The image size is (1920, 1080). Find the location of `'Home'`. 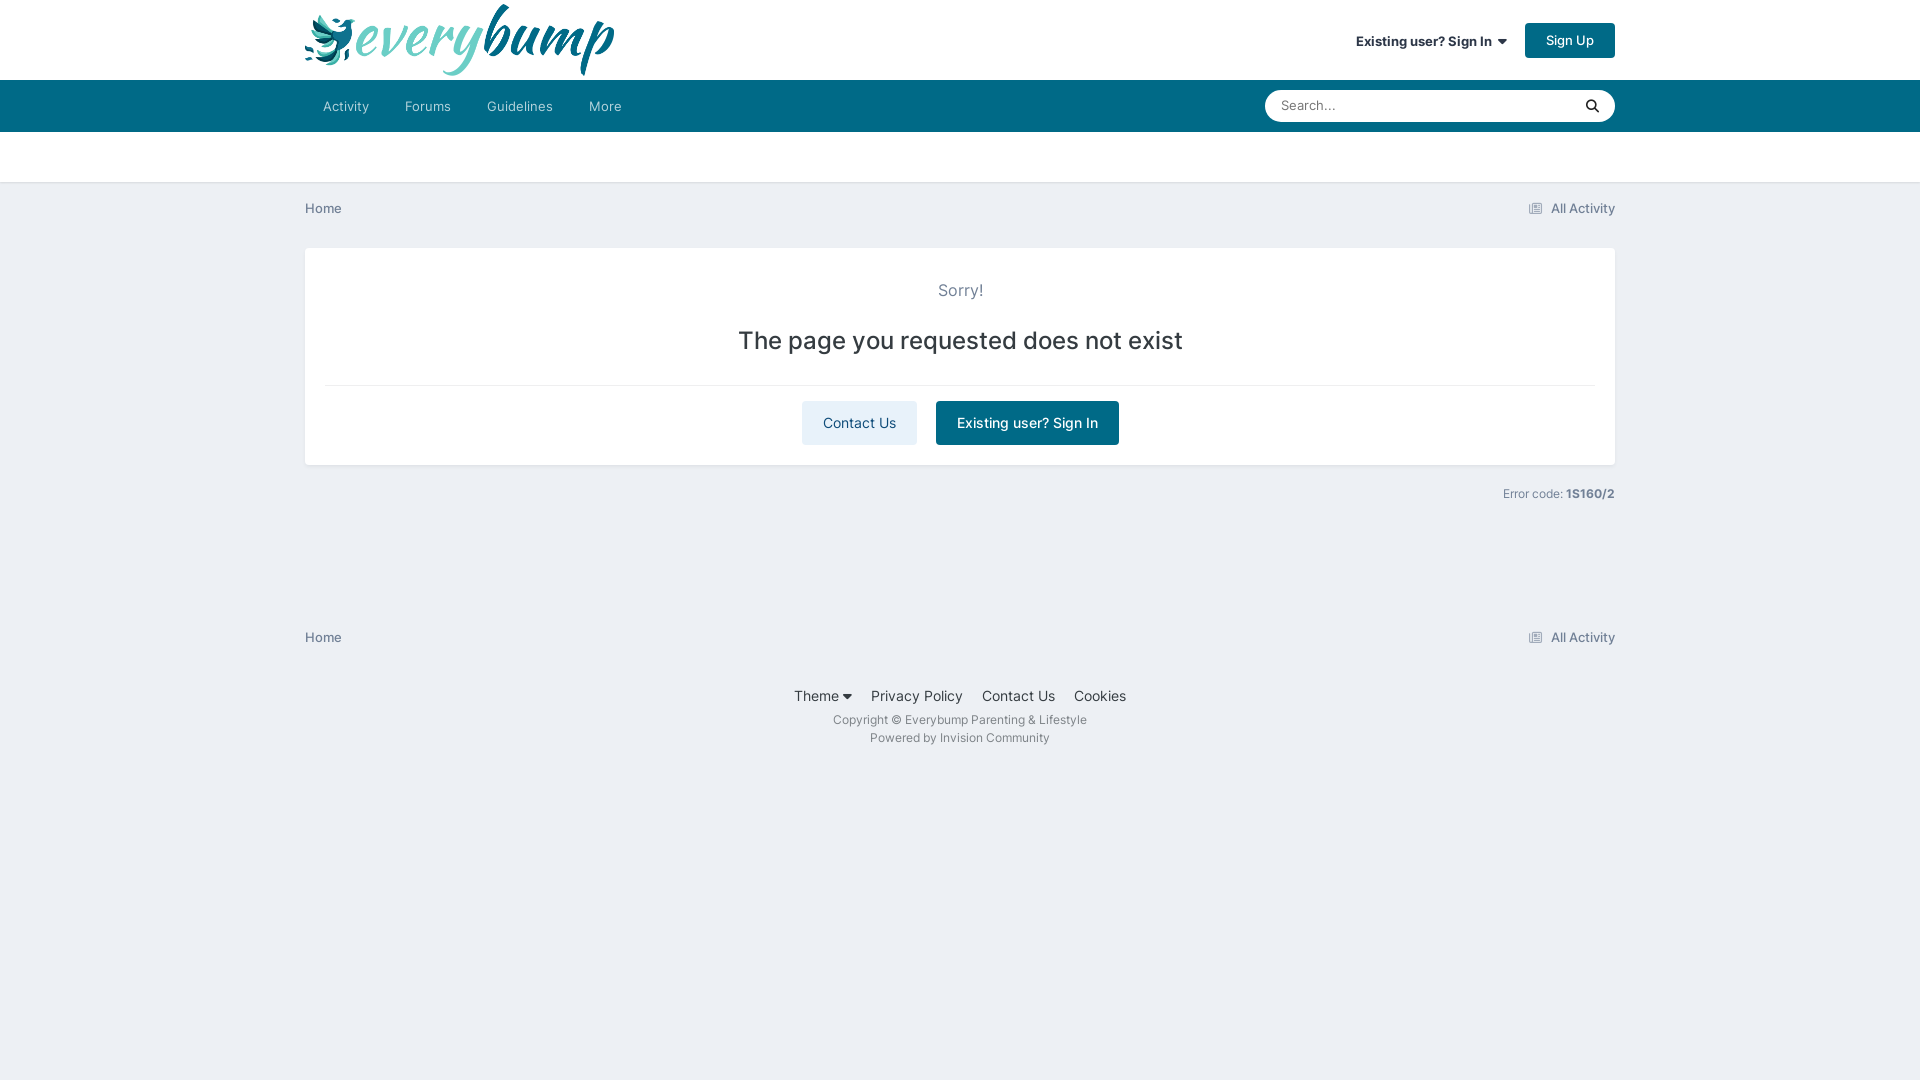

'Home' is located at coordinates (323, 636).